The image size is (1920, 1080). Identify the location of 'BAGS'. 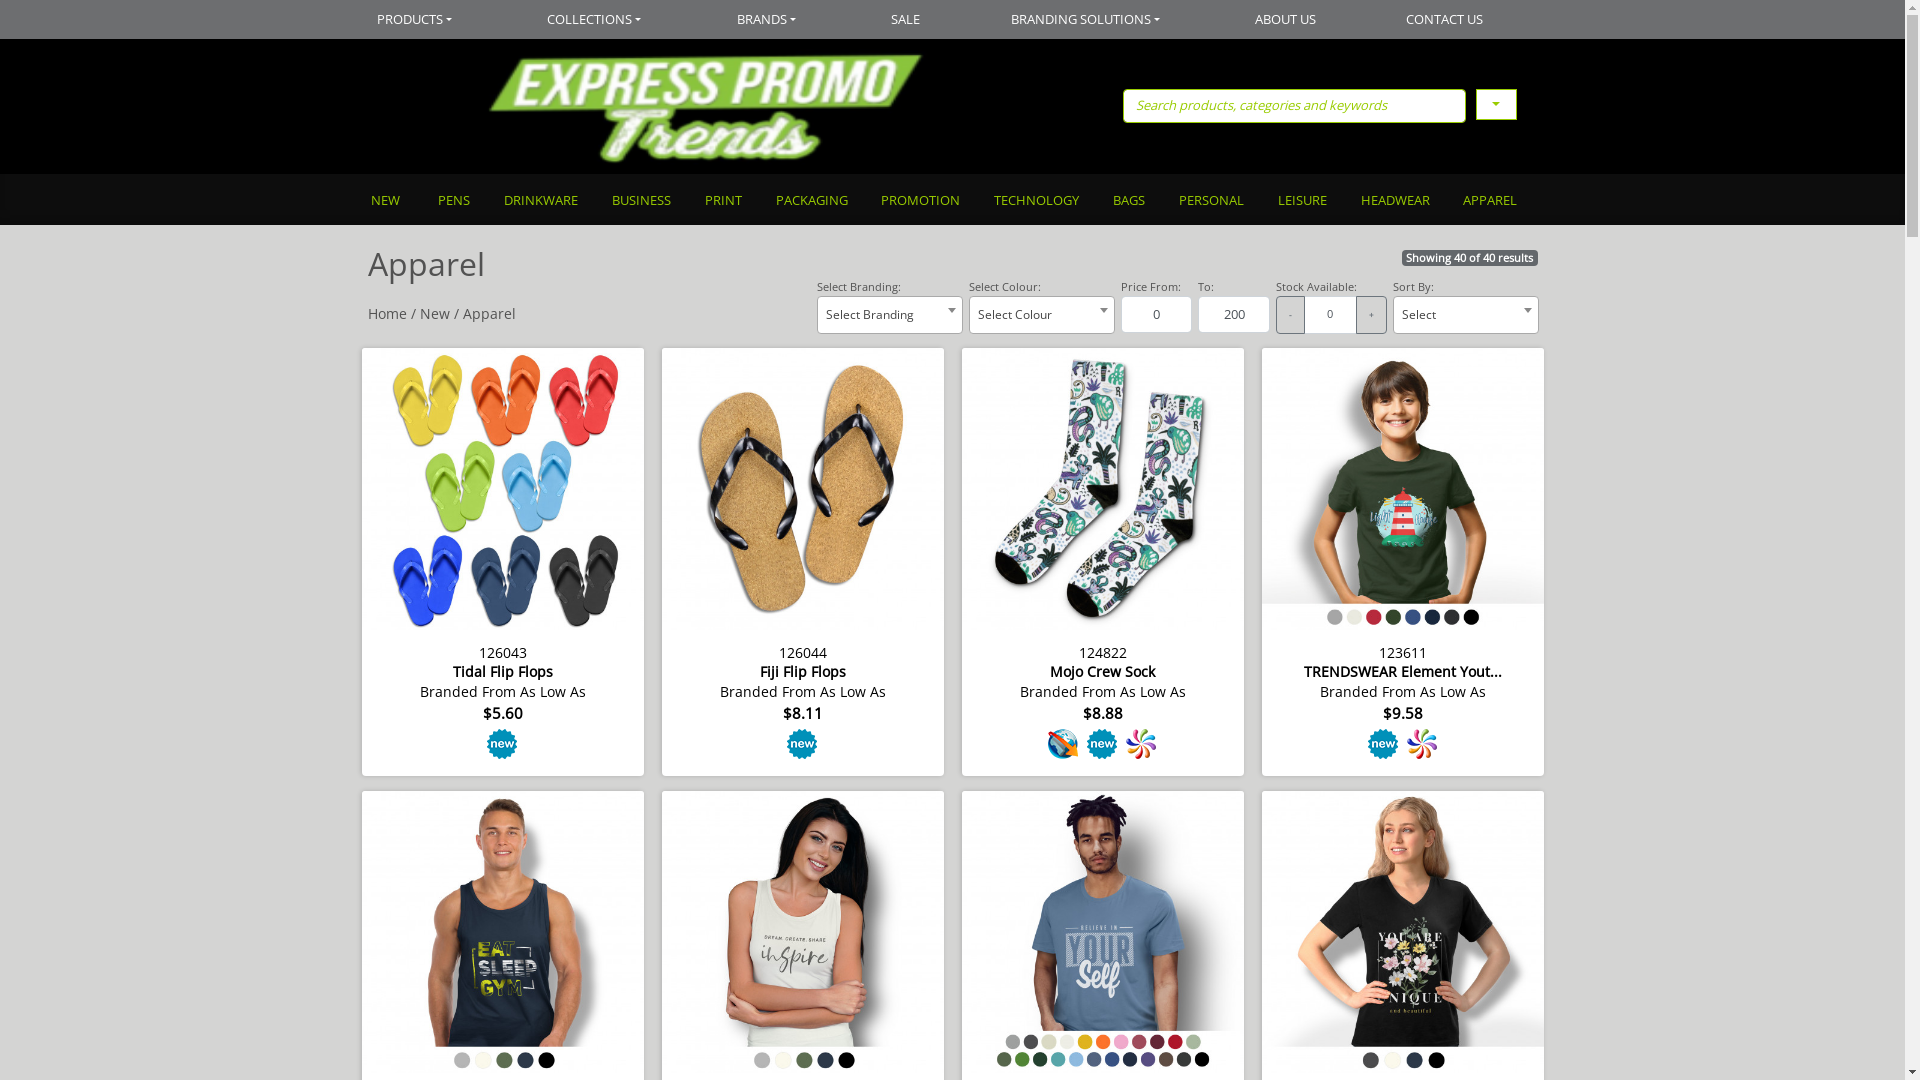
(1128, 201).